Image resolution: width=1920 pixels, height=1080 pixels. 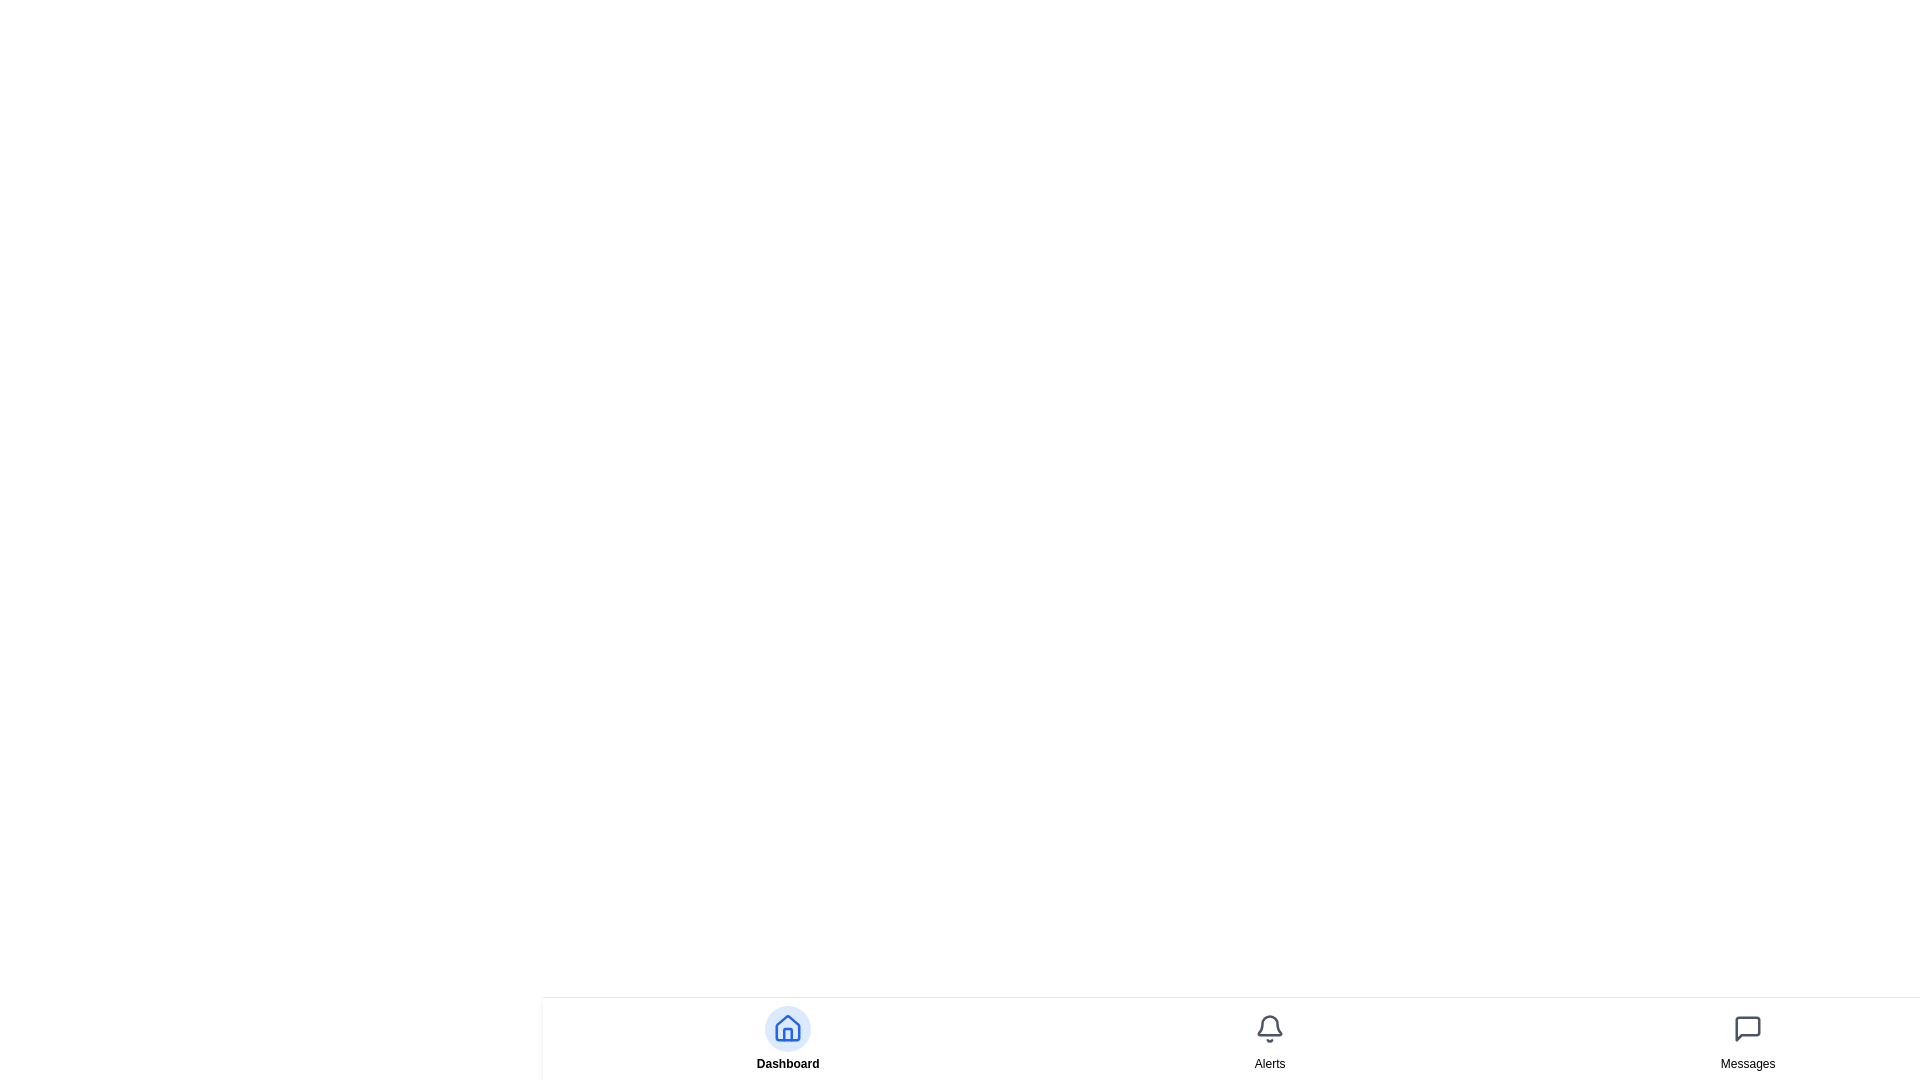 What do you see at coordinates (1747, 1063) in the screenshot?
I see `the tab labeled Messages` at bounding box center [1747, 1063].